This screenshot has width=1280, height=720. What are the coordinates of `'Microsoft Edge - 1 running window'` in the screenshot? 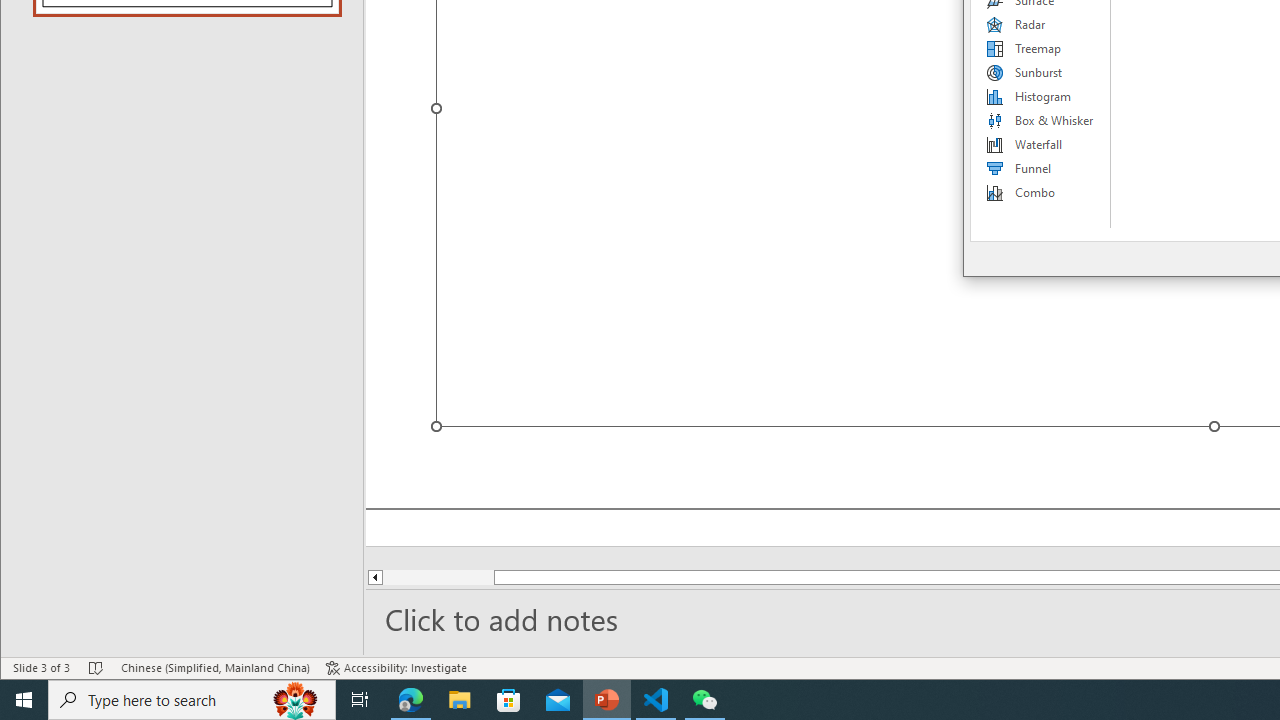 It's located at (410, 698).